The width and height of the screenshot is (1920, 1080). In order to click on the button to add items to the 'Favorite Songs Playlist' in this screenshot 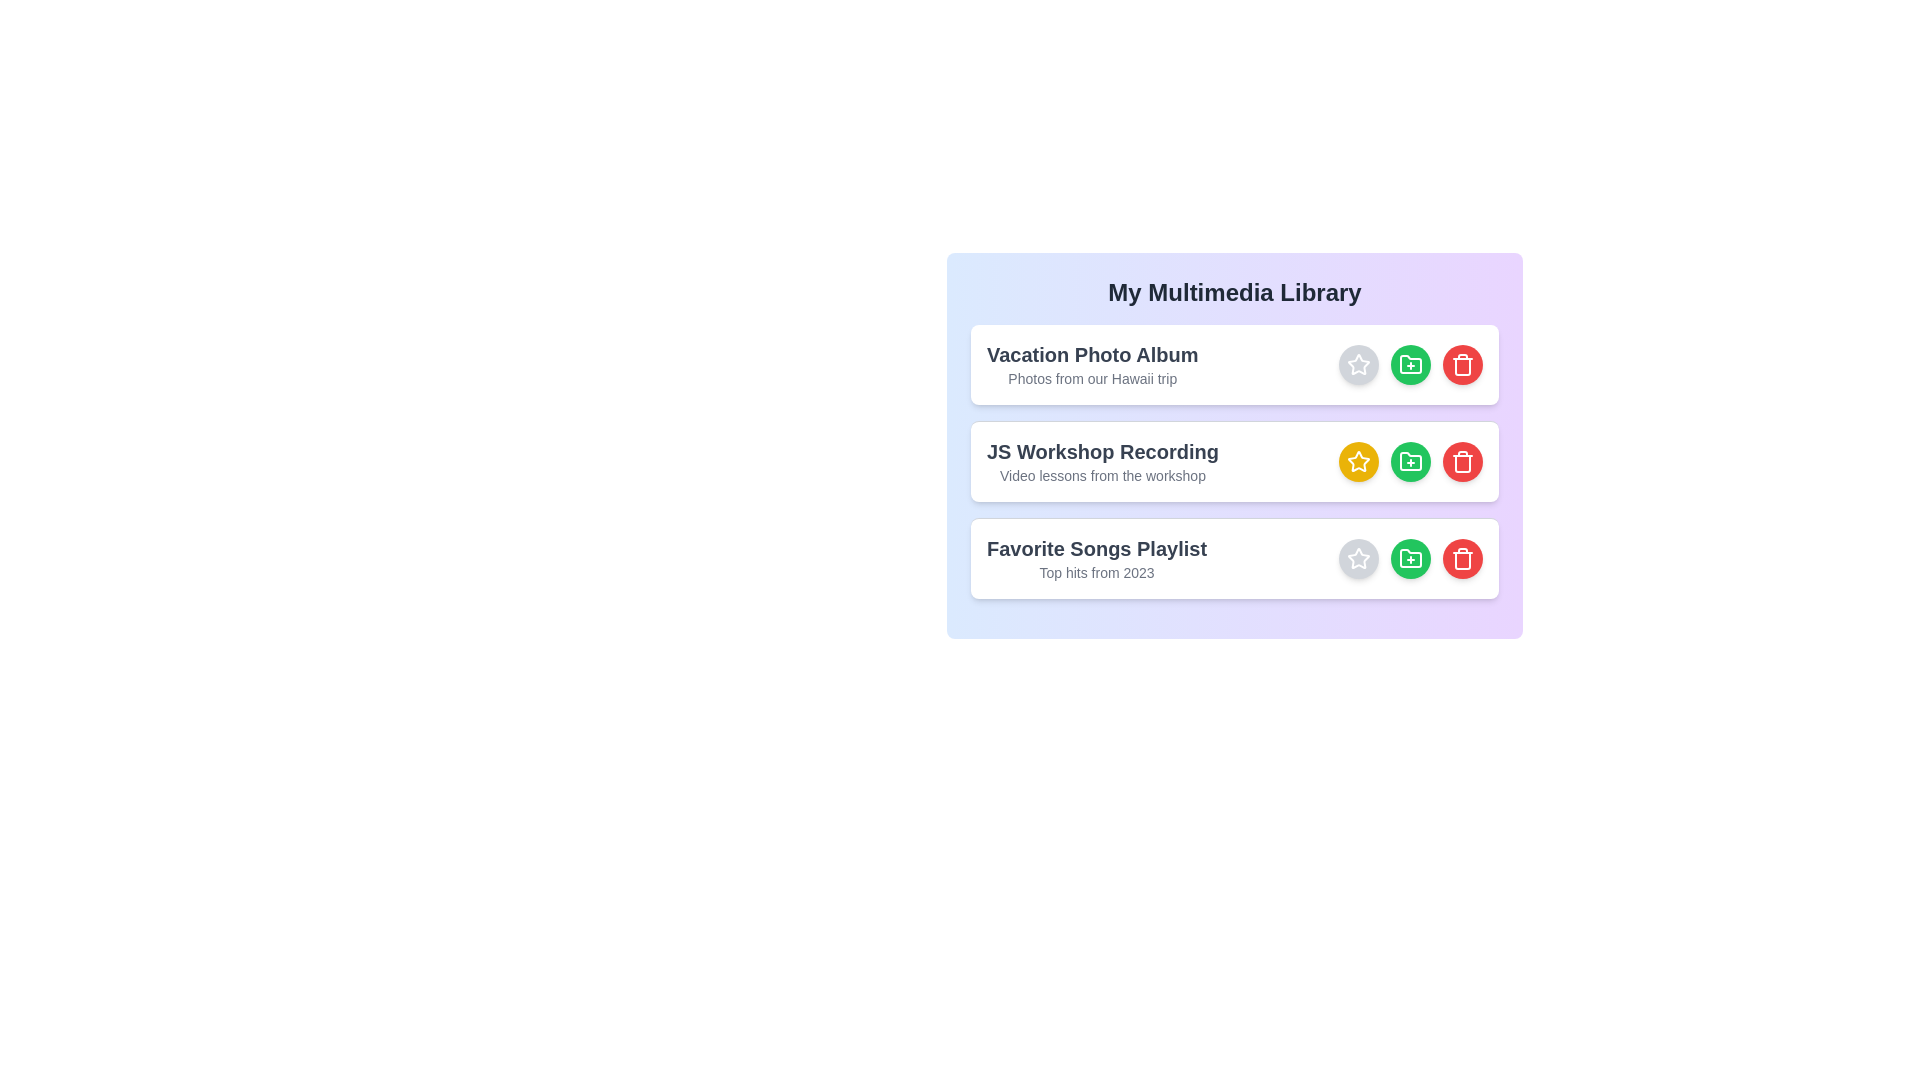, I will do `click(1410, 559)`.